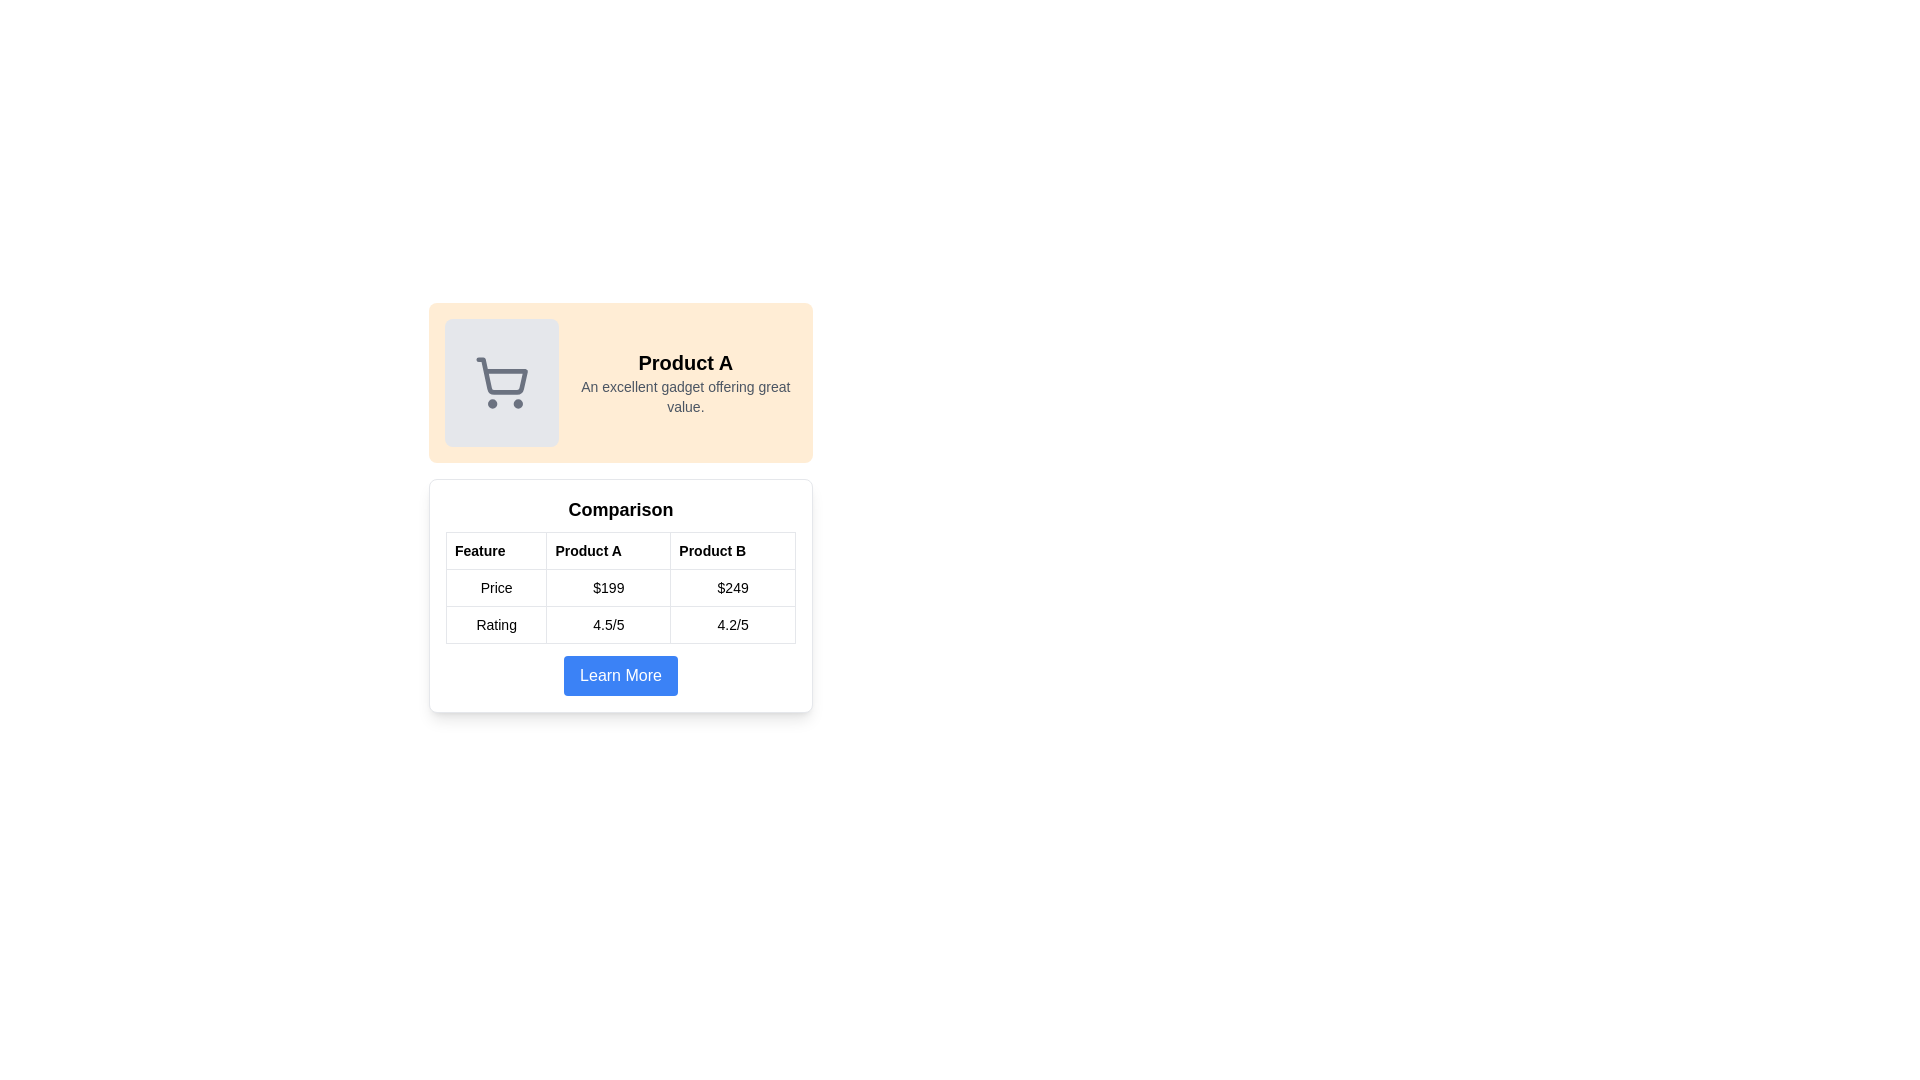 Image resolution: width=1920 pixels, height=1080 pixels. I want to click on the Text Cell displaying the price '$199', which is positioned in the middle cell of the first row of a table, flanked by 'Price' on the left and '$249' on the right, so click(619, 586).